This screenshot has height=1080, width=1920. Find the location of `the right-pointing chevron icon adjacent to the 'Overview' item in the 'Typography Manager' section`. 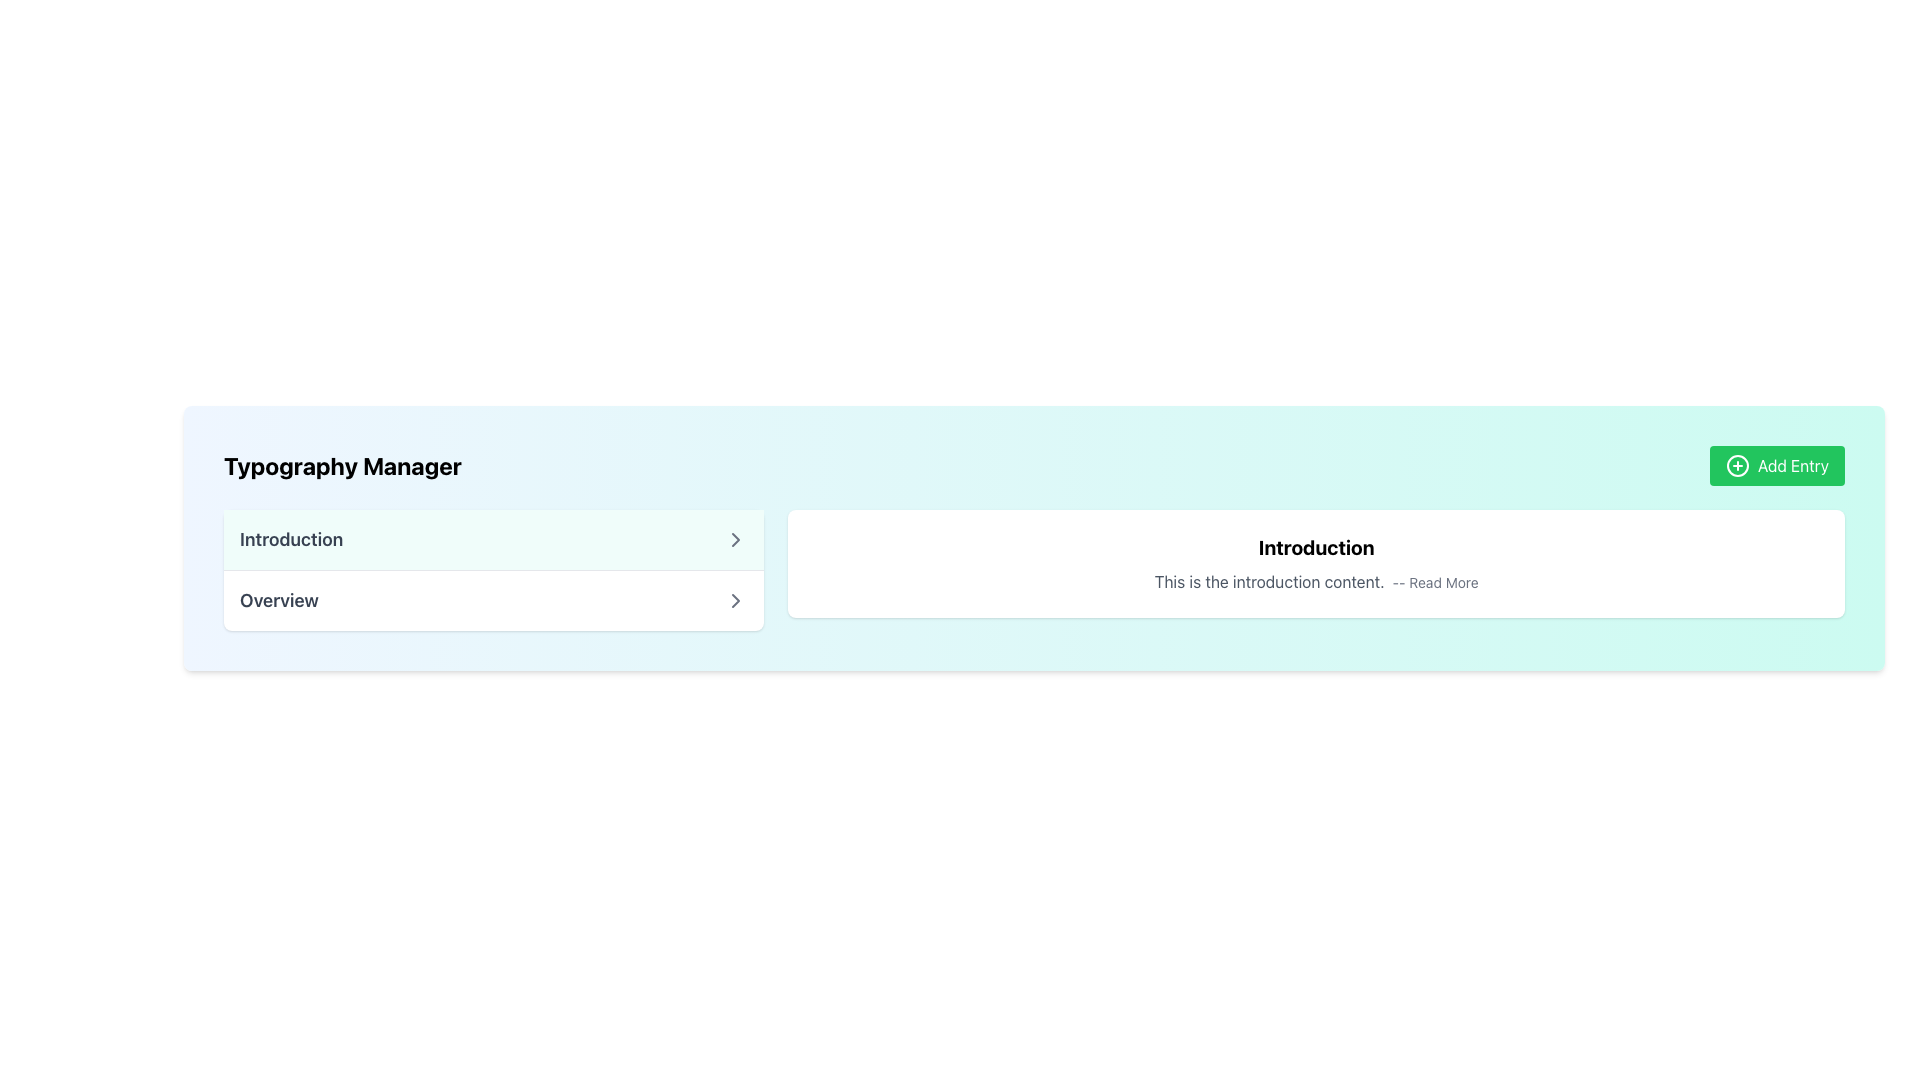

the right-pointing chevron icon adjacent to the 'Overview' item in the 'Typography Manager' section is located at coordinates (735, 600).